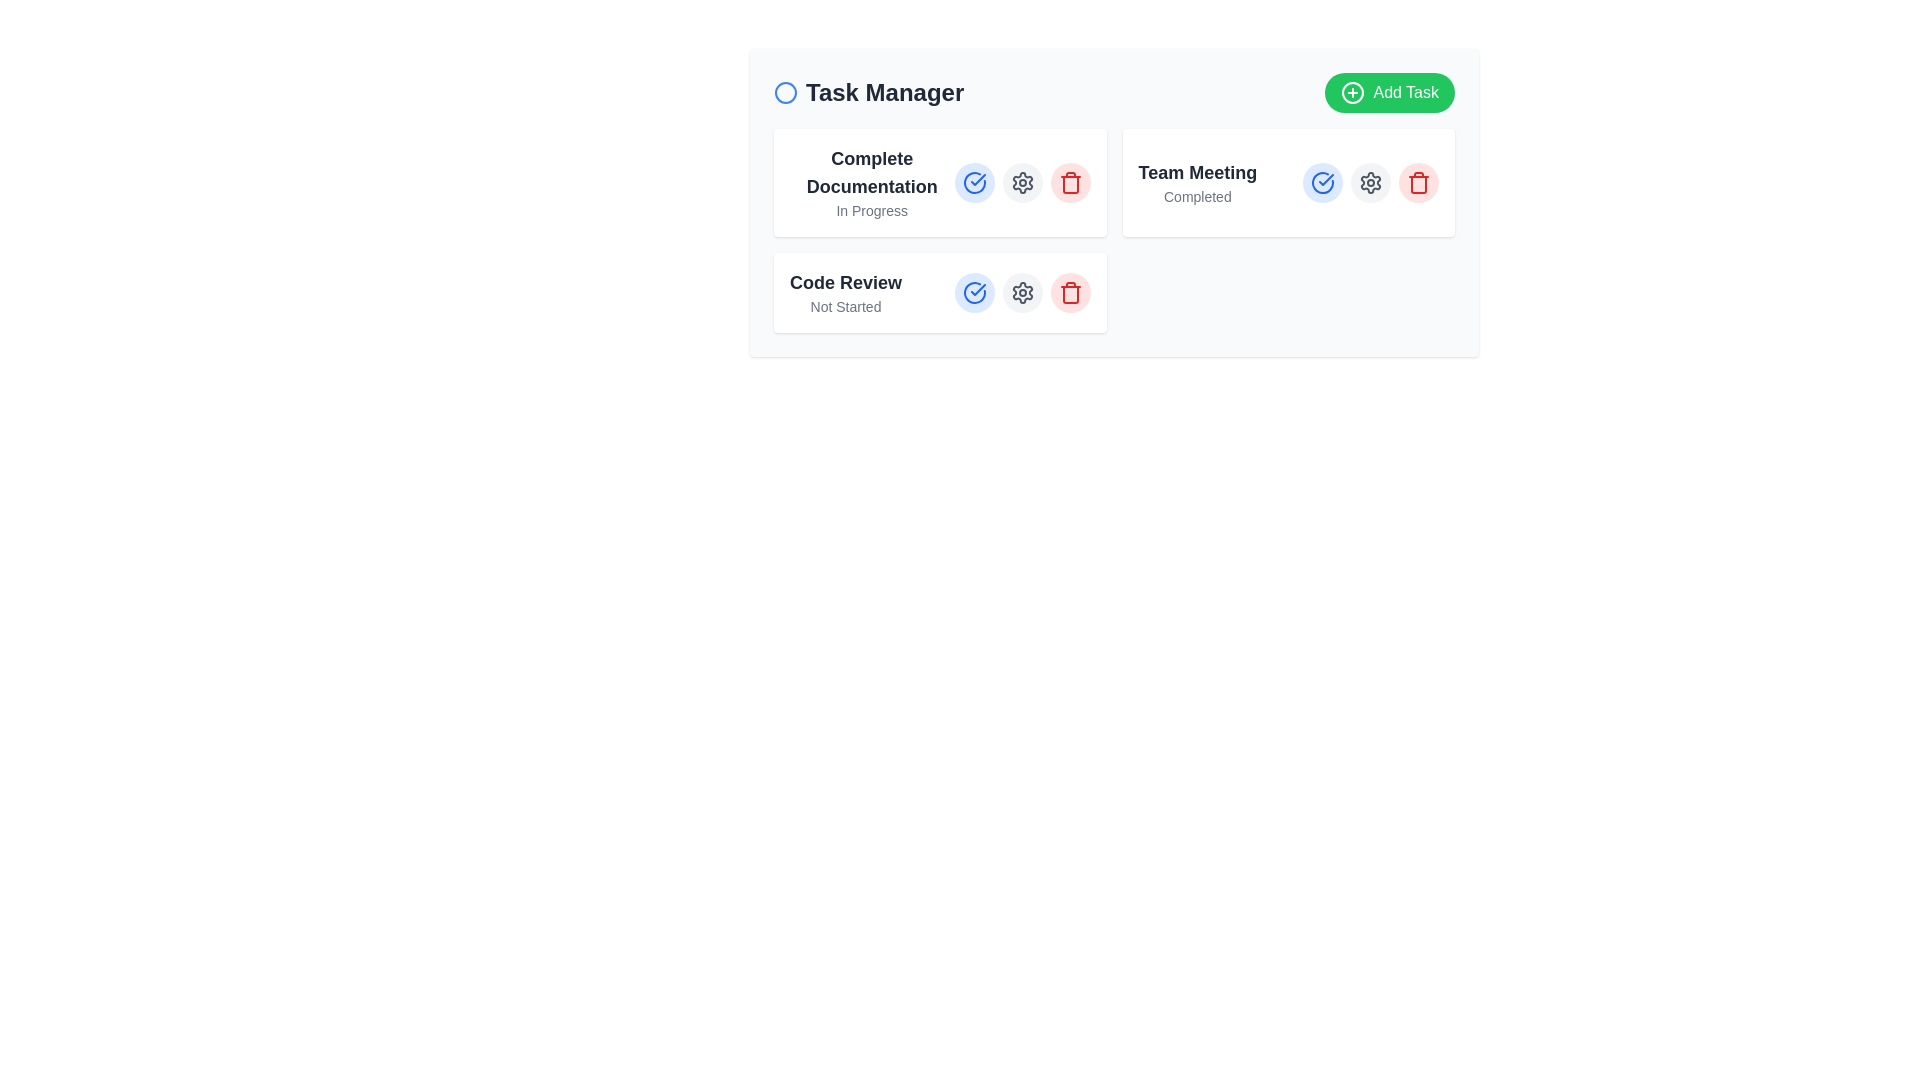 Image resolution: width=1920 pixels, height=1080 pixels. What do you see at coordinates (1022, 182) in the screenshot?
I see `the gear-shaped icon button located in the task card labeled 'Code Review'` at bounding box center [1022, 182].